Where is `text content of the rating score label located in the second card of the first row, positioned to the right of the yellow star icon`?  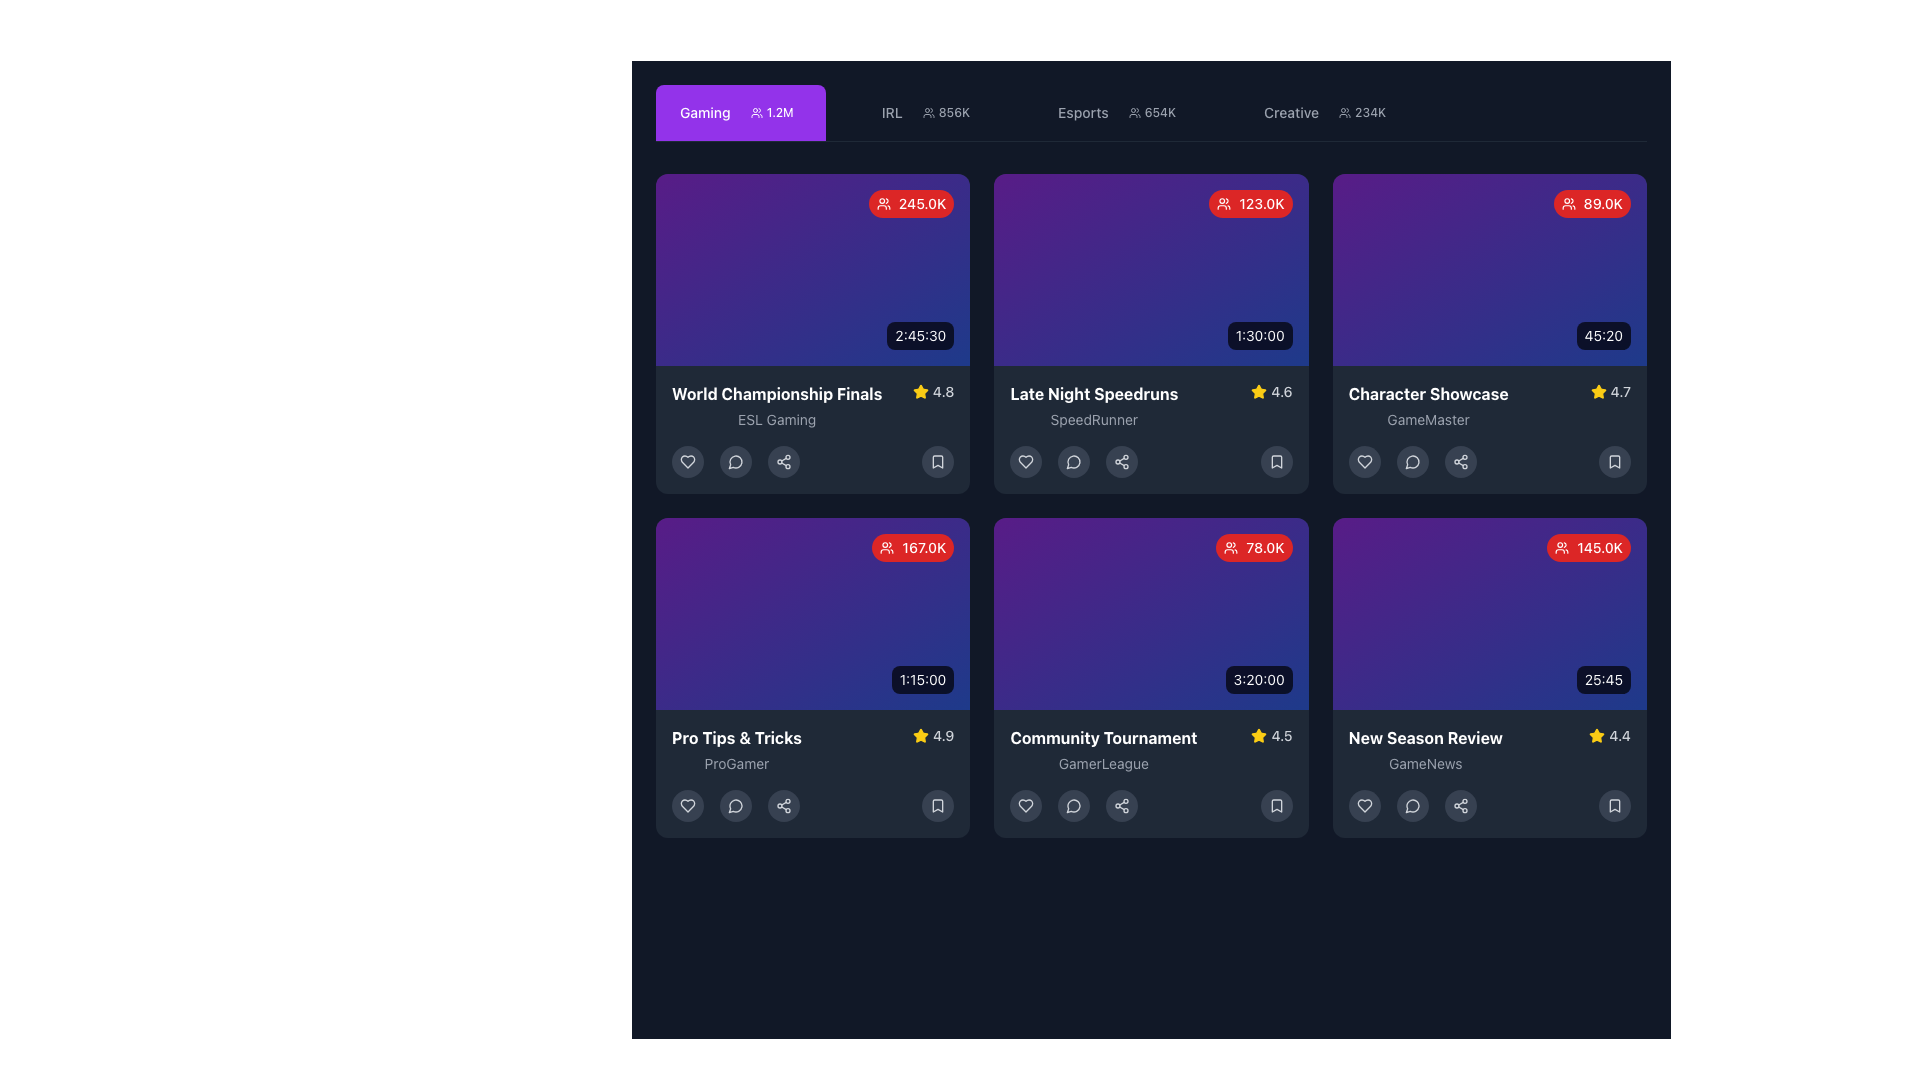 text content of the rating score label located in the second card of the first row, positioned to the right of the yellow star icon is located at coordinates (1281, 392).